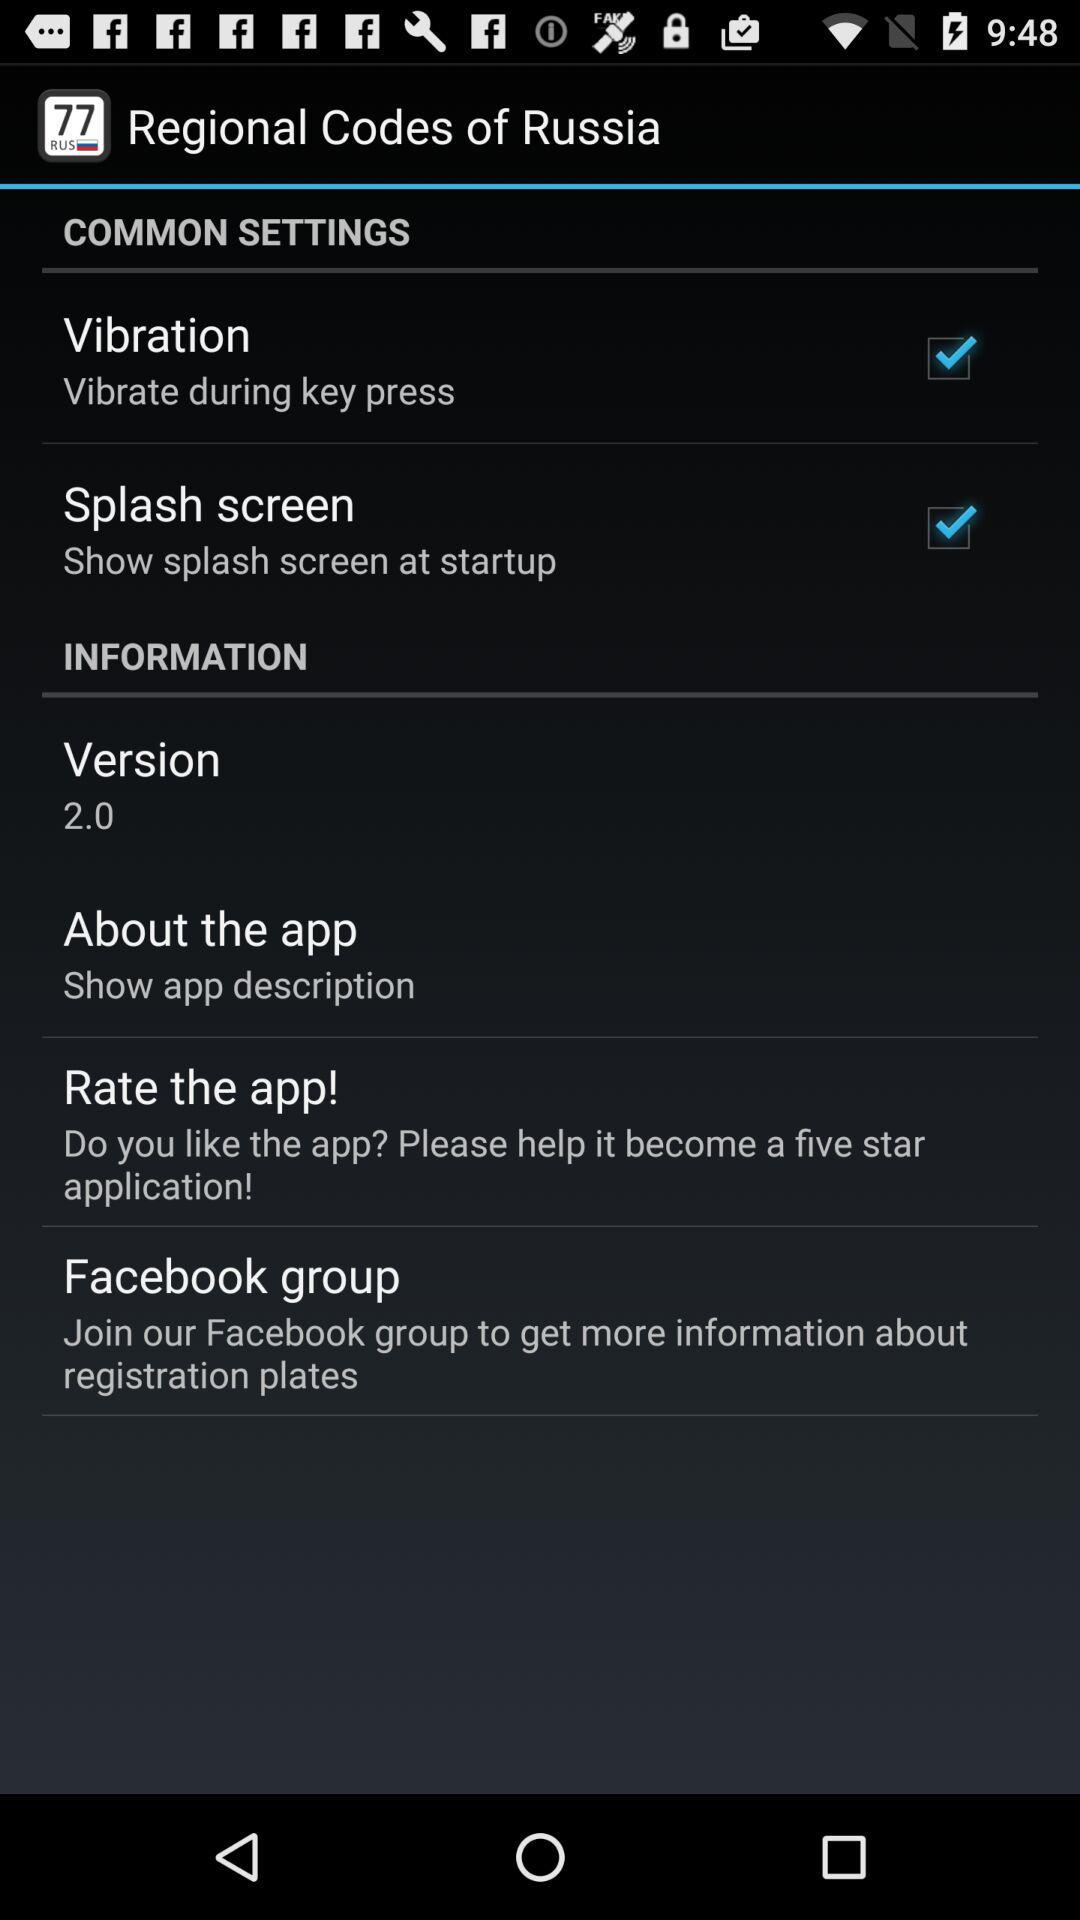 This screenshot has width=1080, height=1920. What do you see at coordinates (525, 1352) in the screenshot?
I see `join our facebook app` at bounding box center [525, 1352].